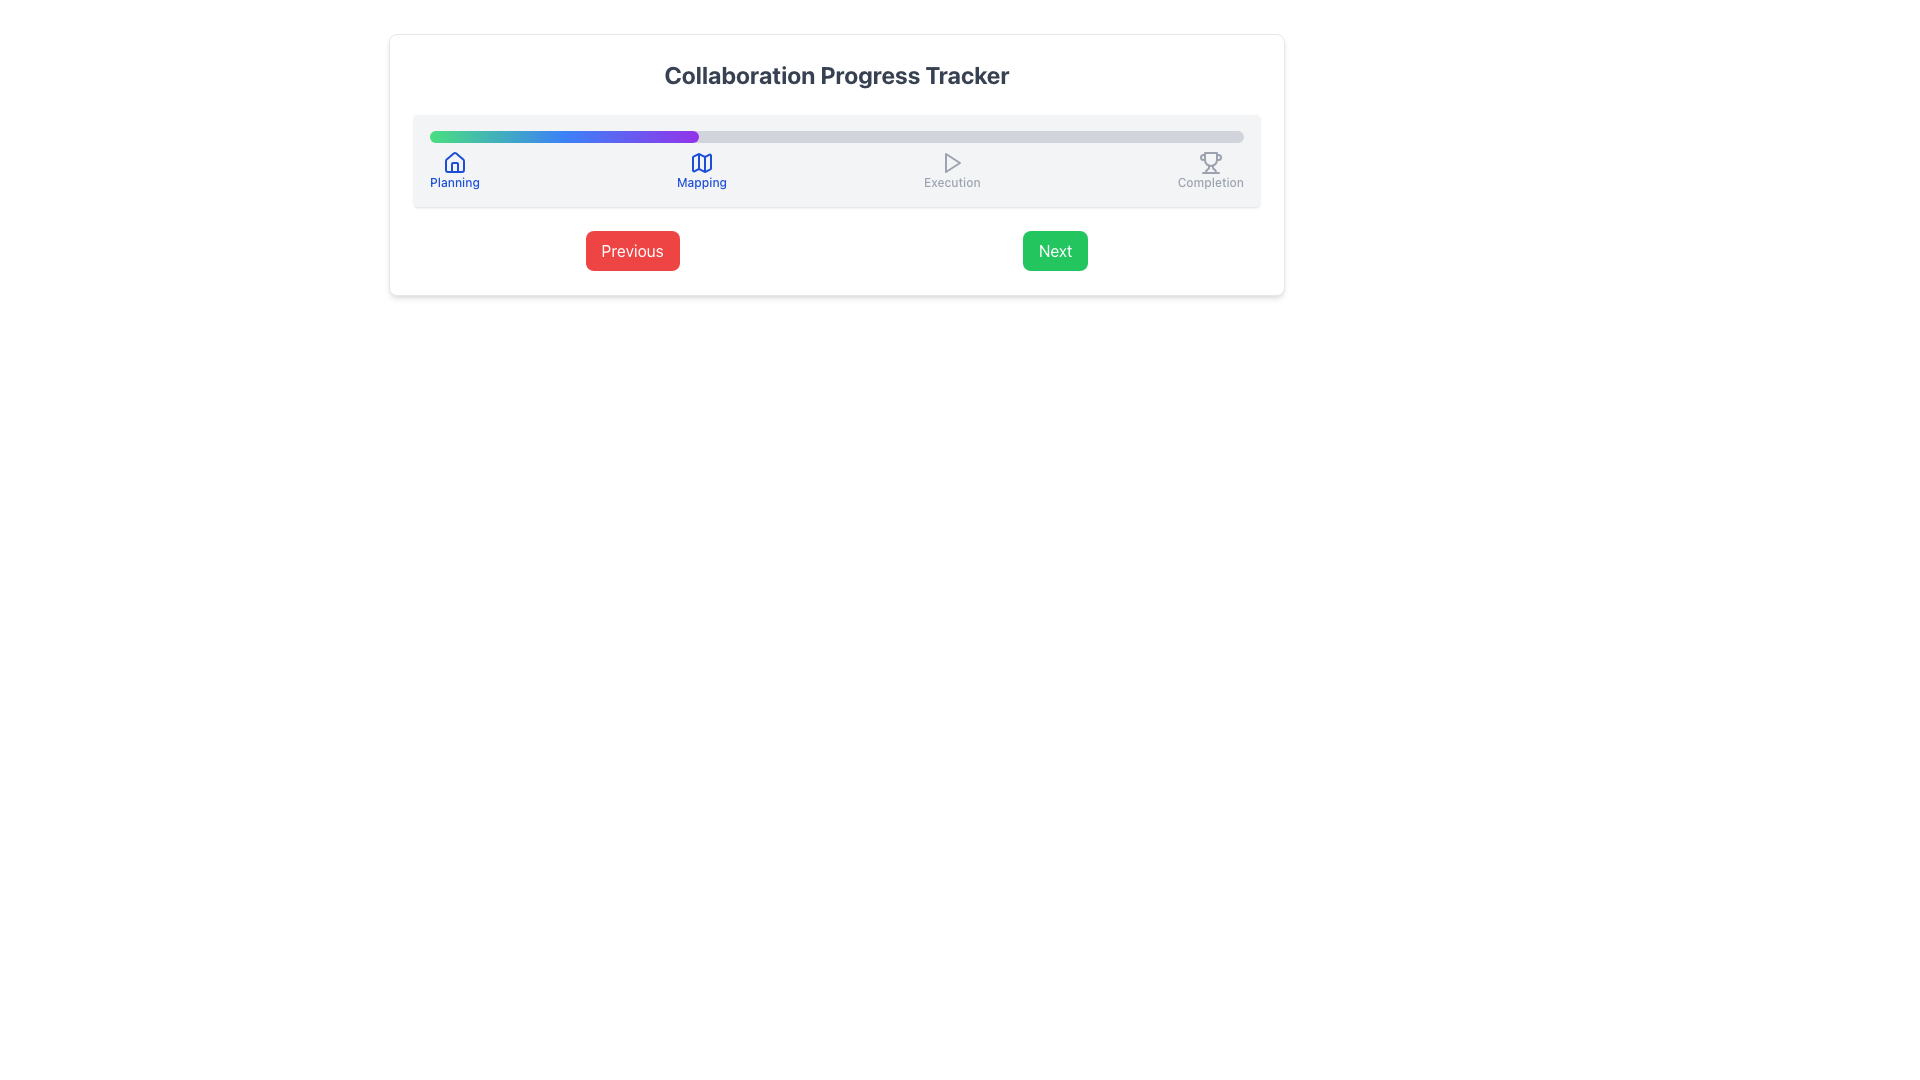  Describe the element at coordinates (836, 160) in the screenshot. I see `the visual progress on the Progress Tracker Bar located within the 'Collaboration Progress Tracker', positioned centrally towards the top of the box, between the header text and navigation buttons 'Previous' and 'Next'` at that location.